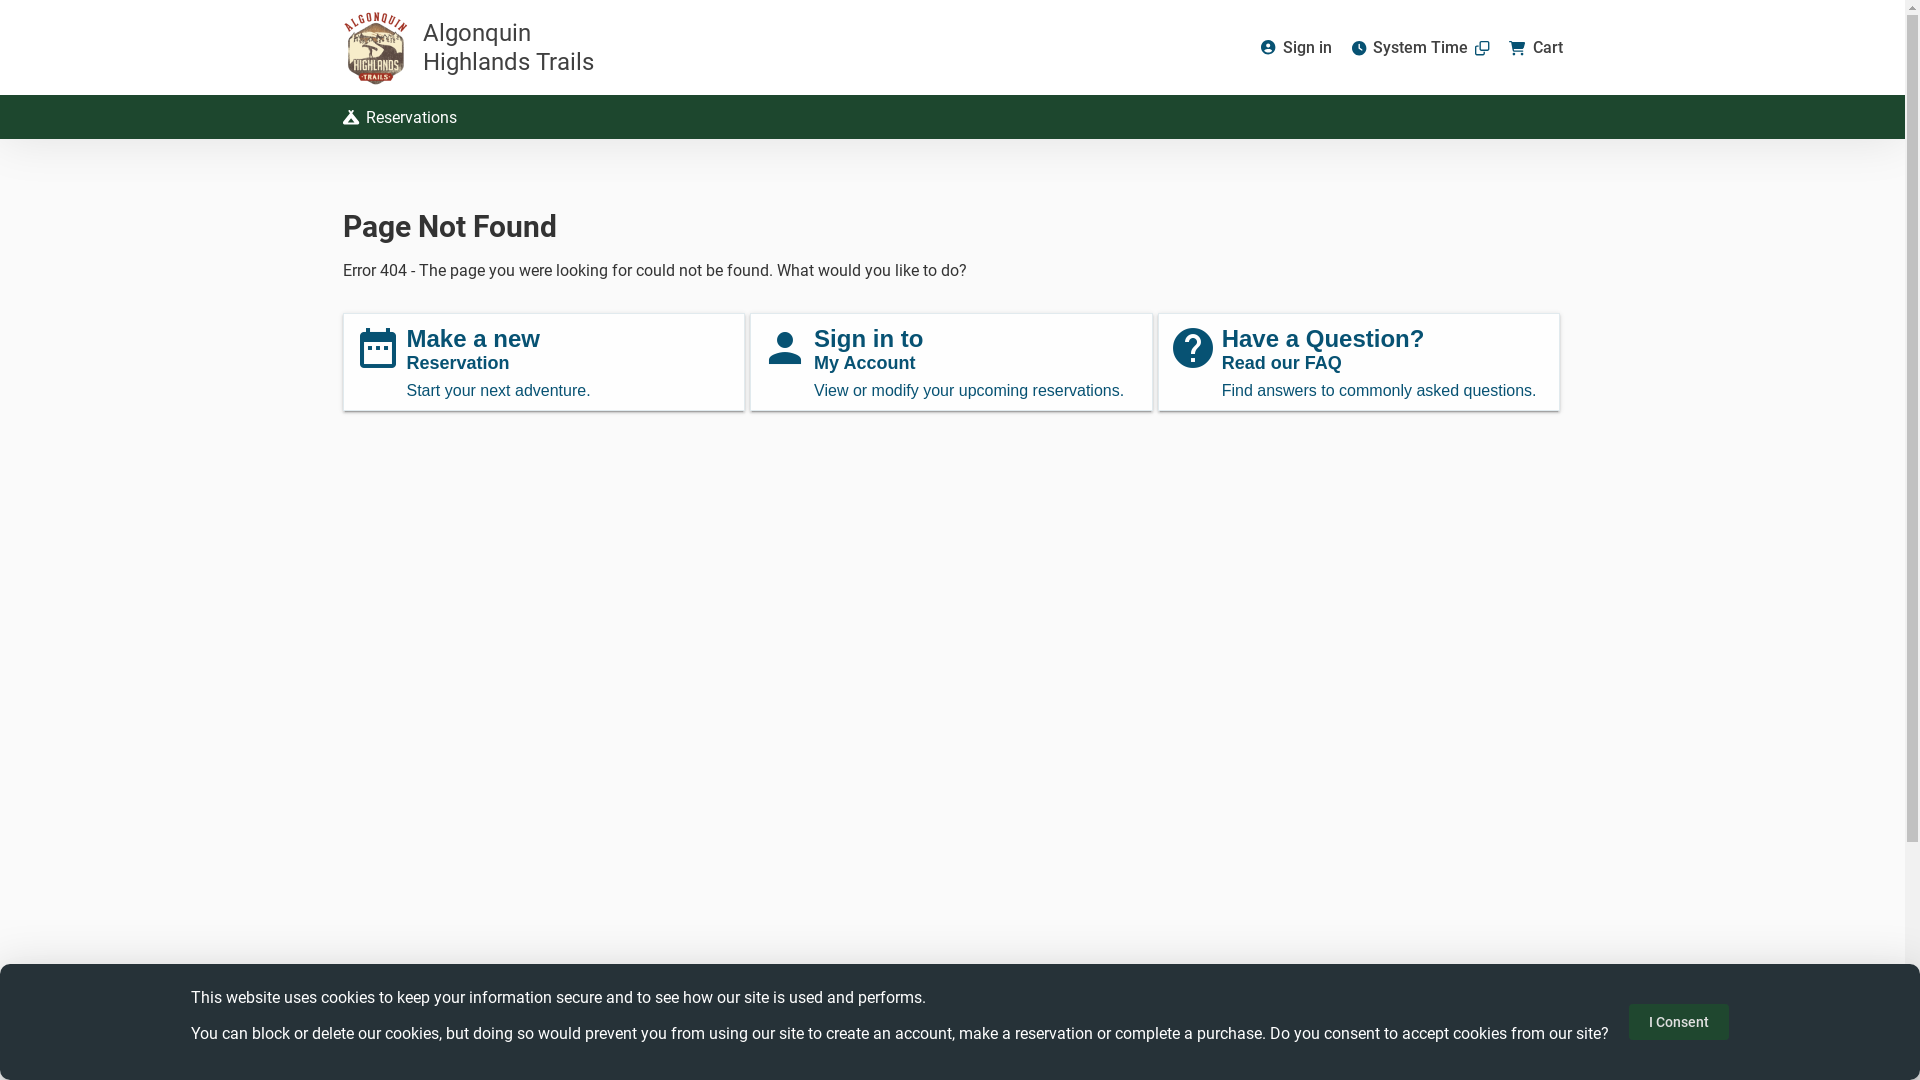  I want to click on 'Cart', so click(1534, 46).